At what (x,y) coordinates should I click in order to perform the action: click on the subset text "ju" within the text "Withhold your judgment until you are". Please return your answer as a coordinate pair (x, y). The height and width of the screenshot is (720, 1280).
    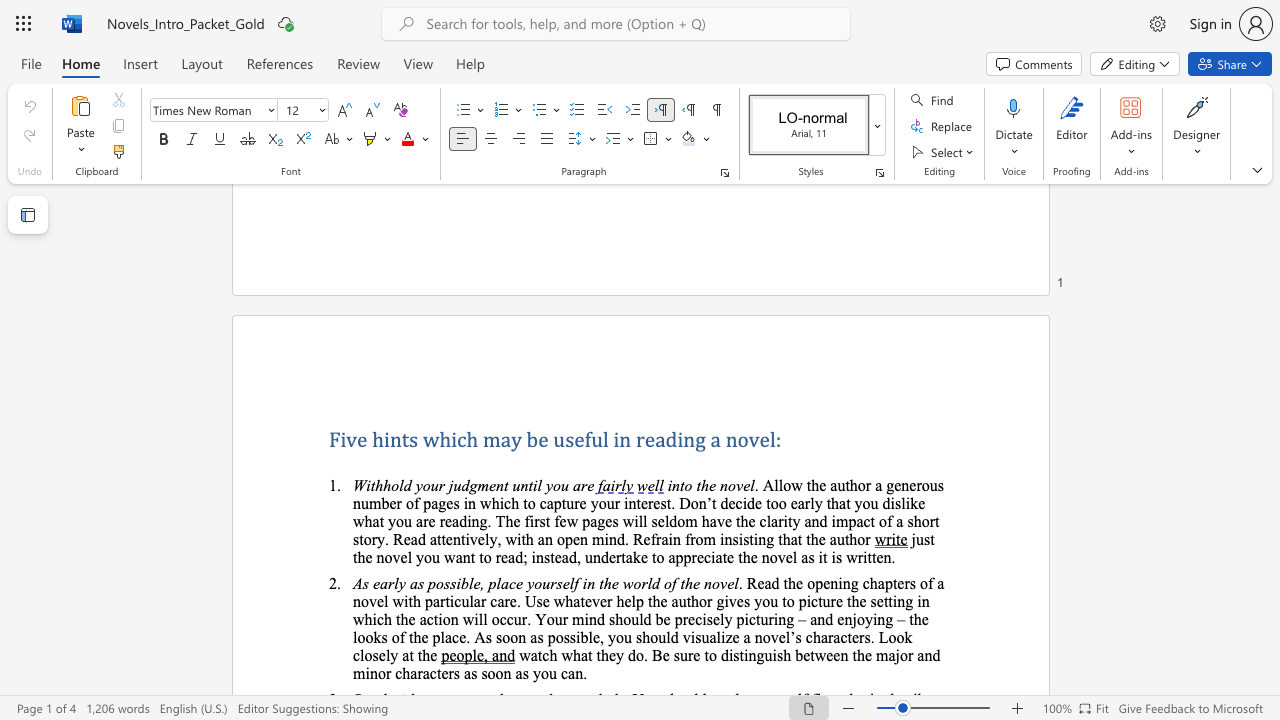
    Looking at the image, I should click on (448, 485).